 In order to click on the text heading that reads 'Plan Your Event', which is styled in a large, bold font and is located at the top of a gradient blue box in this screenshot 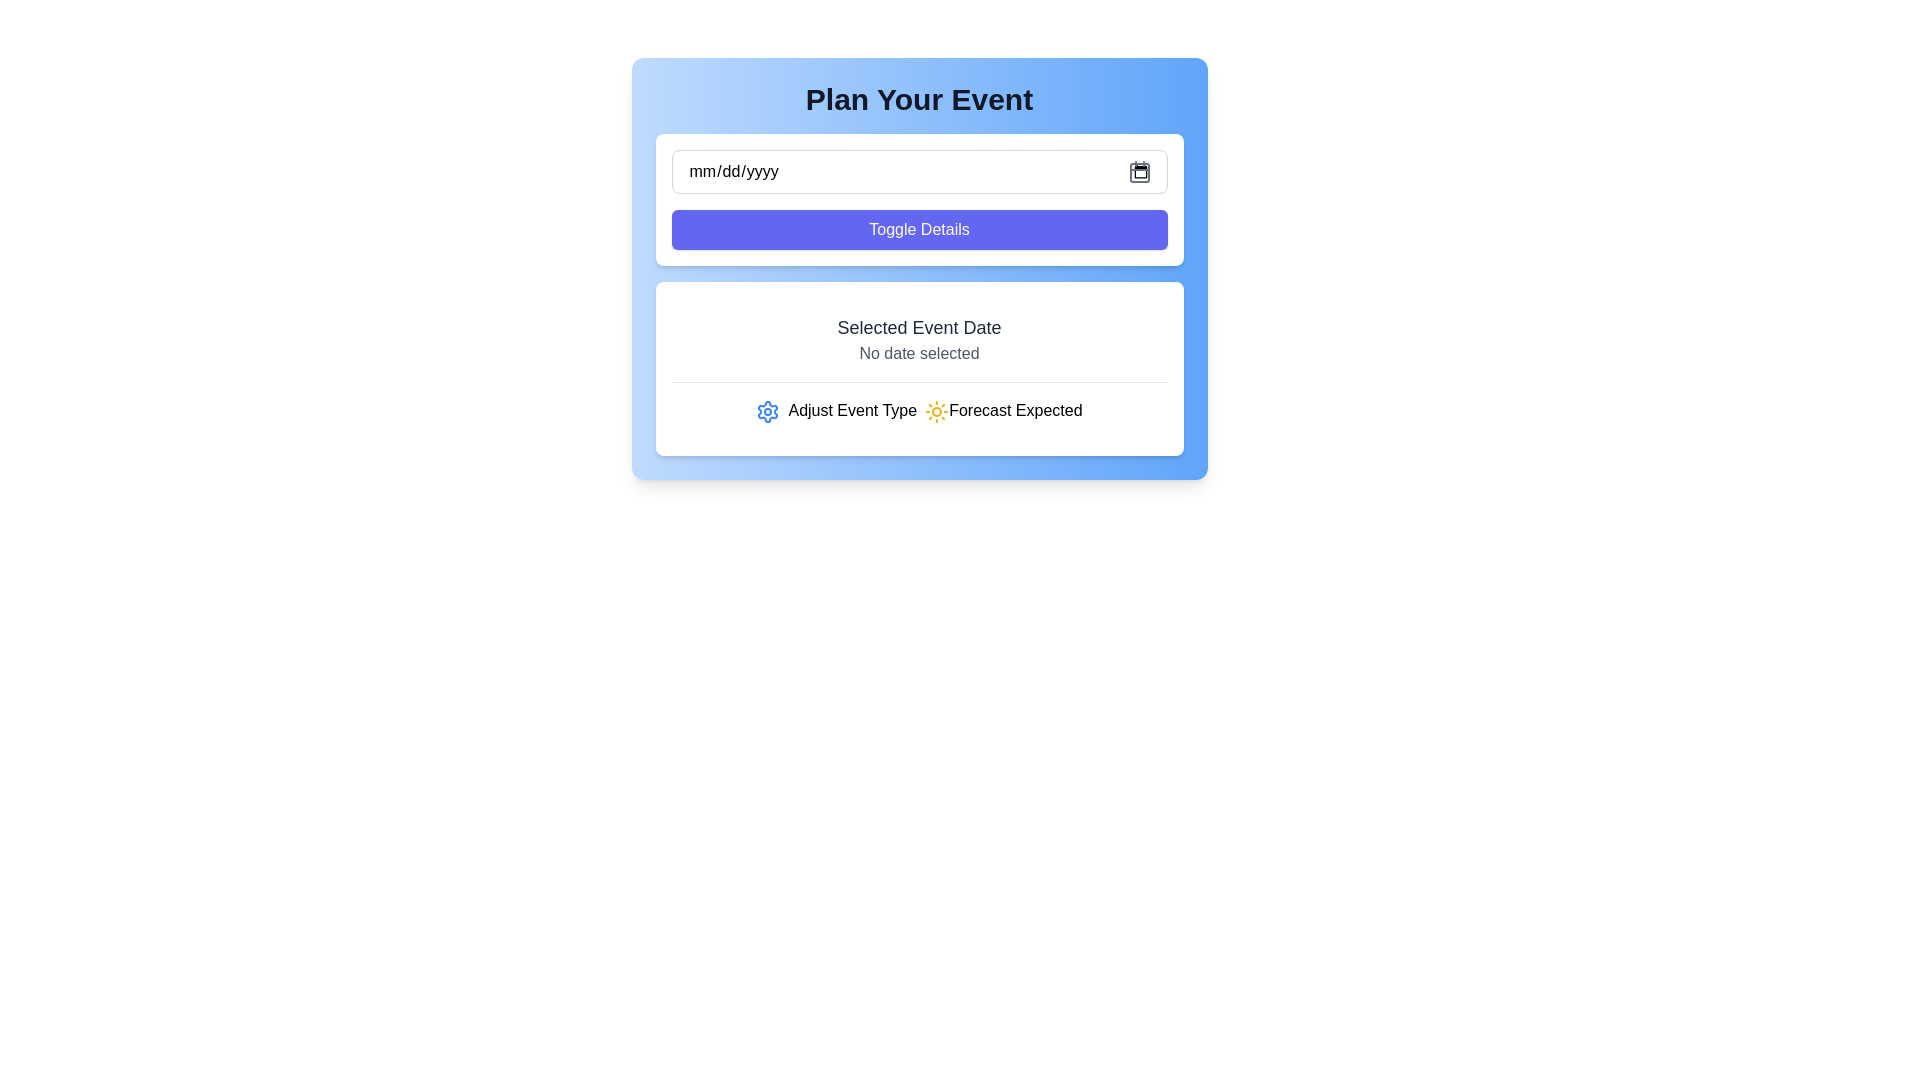, I will do `click(918, 100)`.